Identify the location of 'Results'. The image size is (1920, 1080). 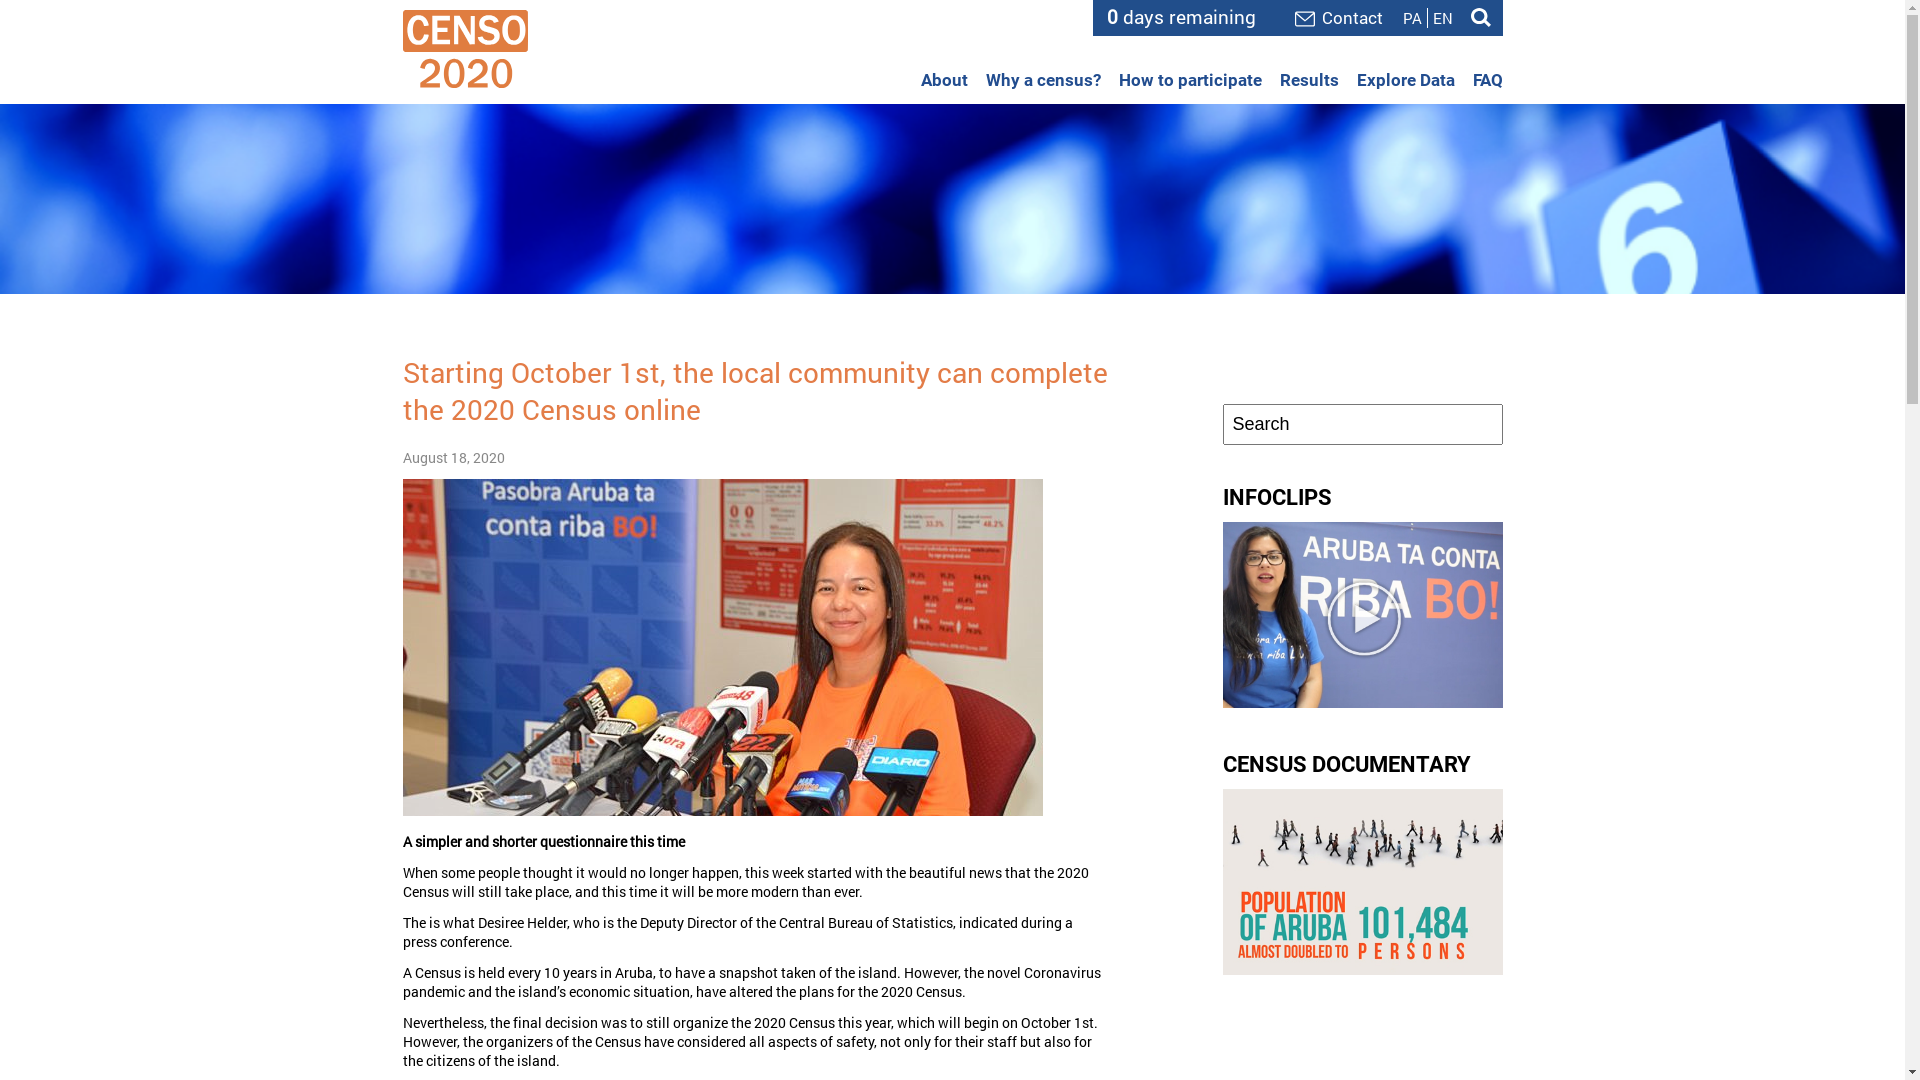
(1309, 79).